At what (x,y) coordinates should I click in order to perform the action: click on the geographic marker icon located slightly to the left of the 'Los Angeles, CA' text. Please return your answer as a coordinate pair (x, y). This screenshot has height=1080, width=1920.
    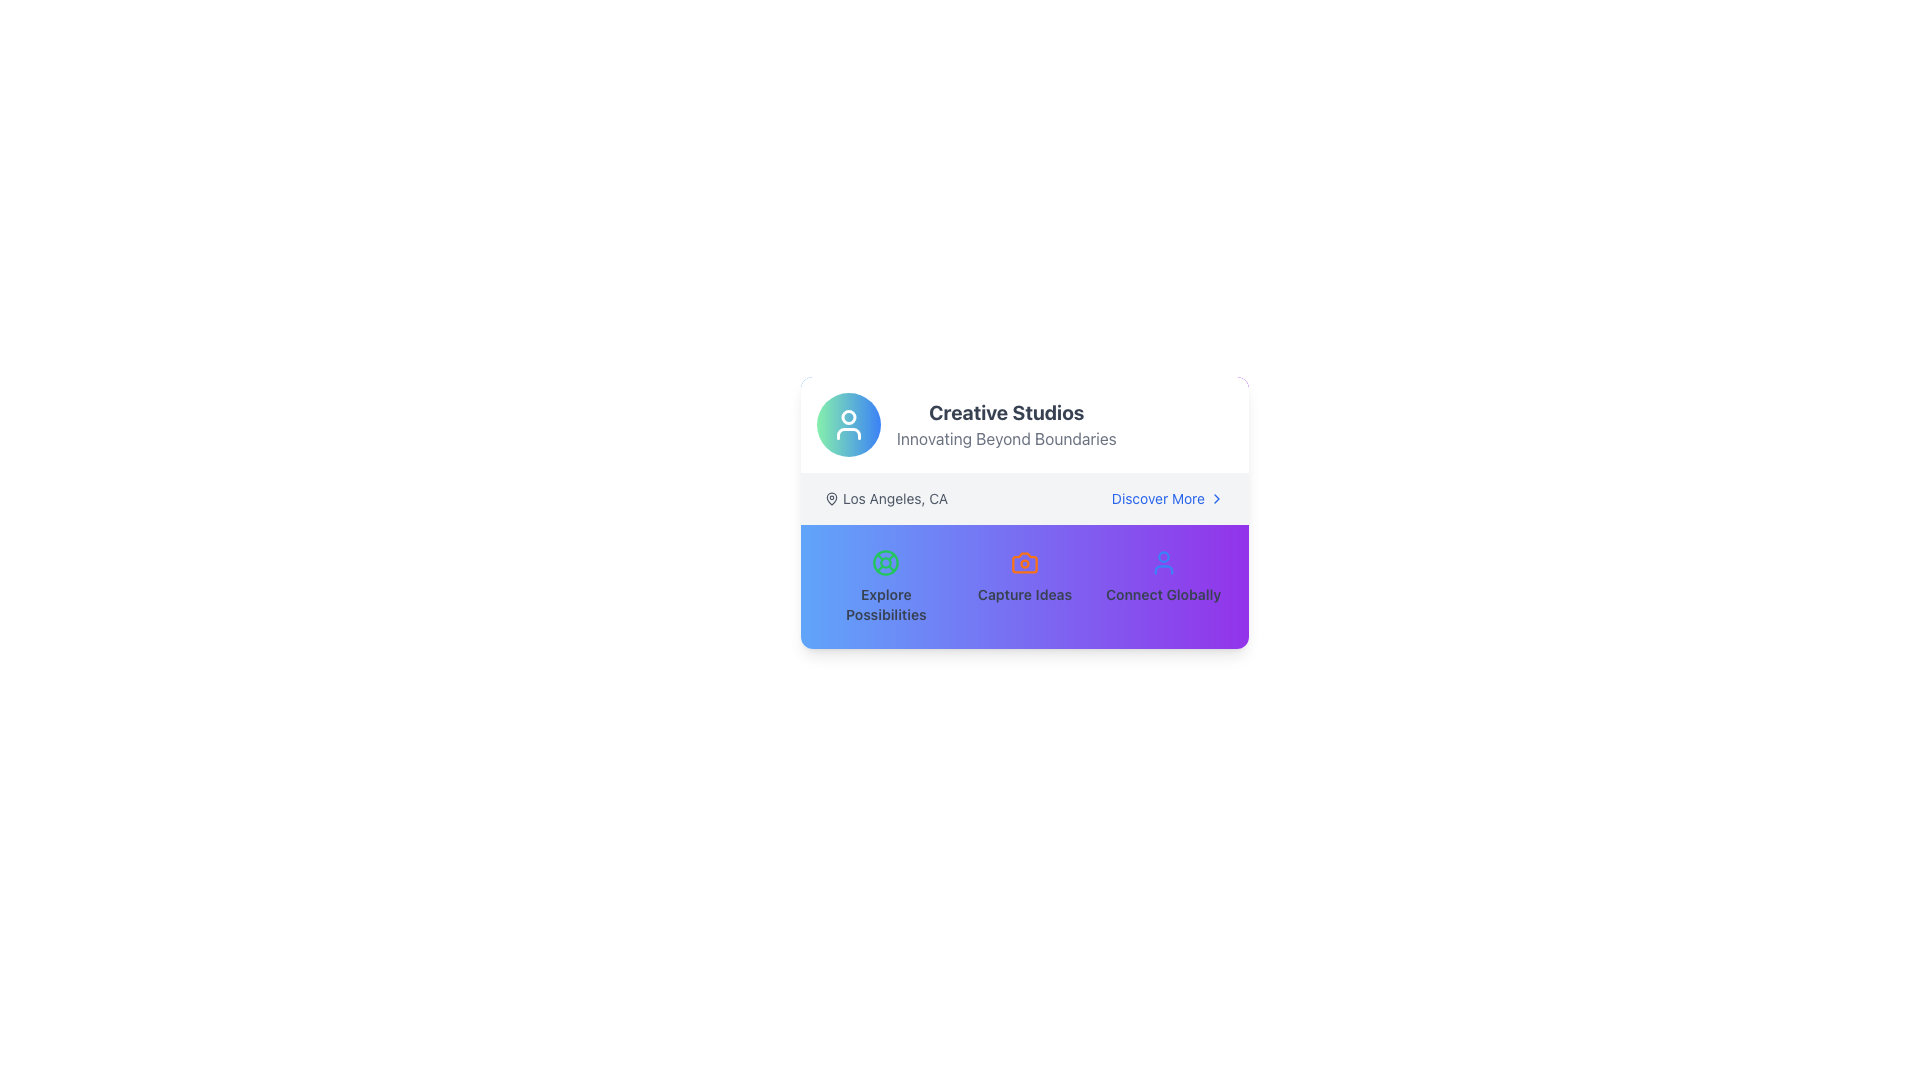
    Looking at the image, I should click on (831, 496).